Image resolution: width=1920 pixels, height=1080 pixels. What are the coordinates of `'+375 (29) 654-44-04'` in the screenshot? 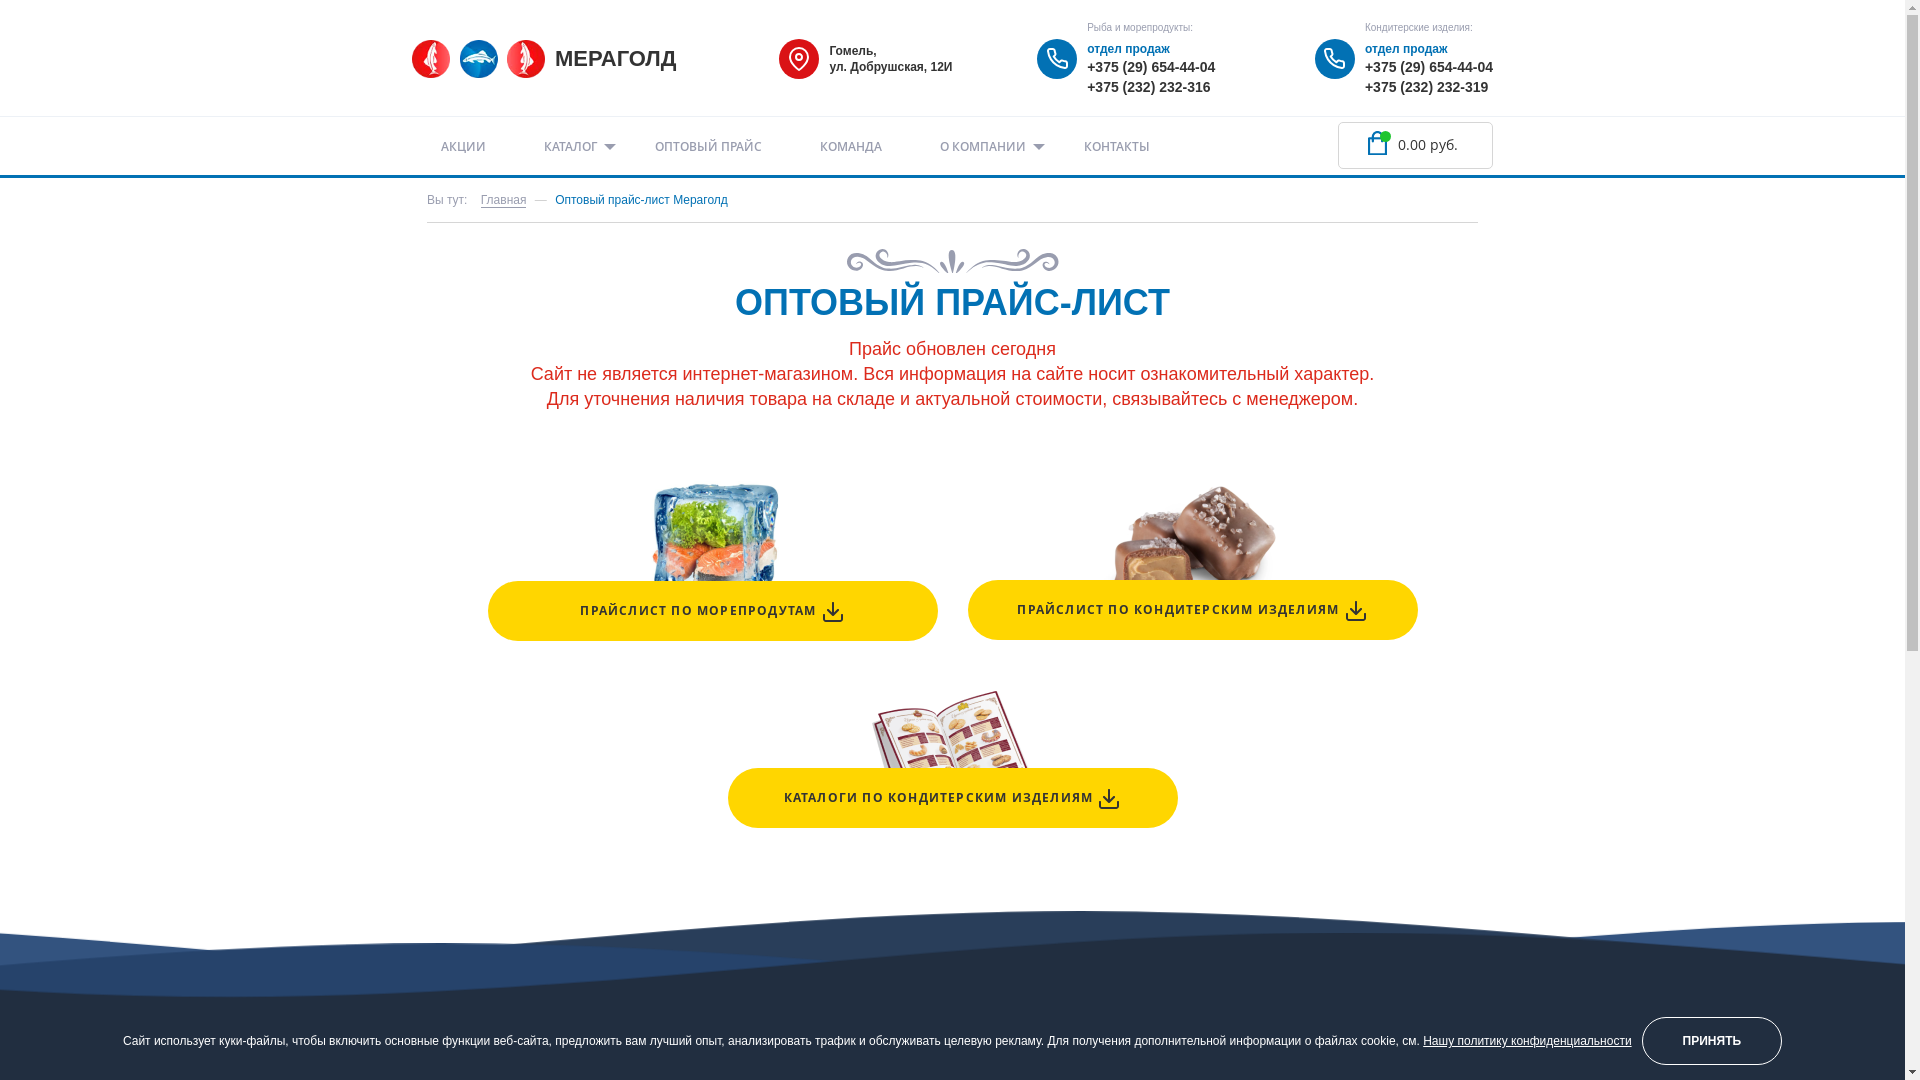 It's located at (1151, 65).